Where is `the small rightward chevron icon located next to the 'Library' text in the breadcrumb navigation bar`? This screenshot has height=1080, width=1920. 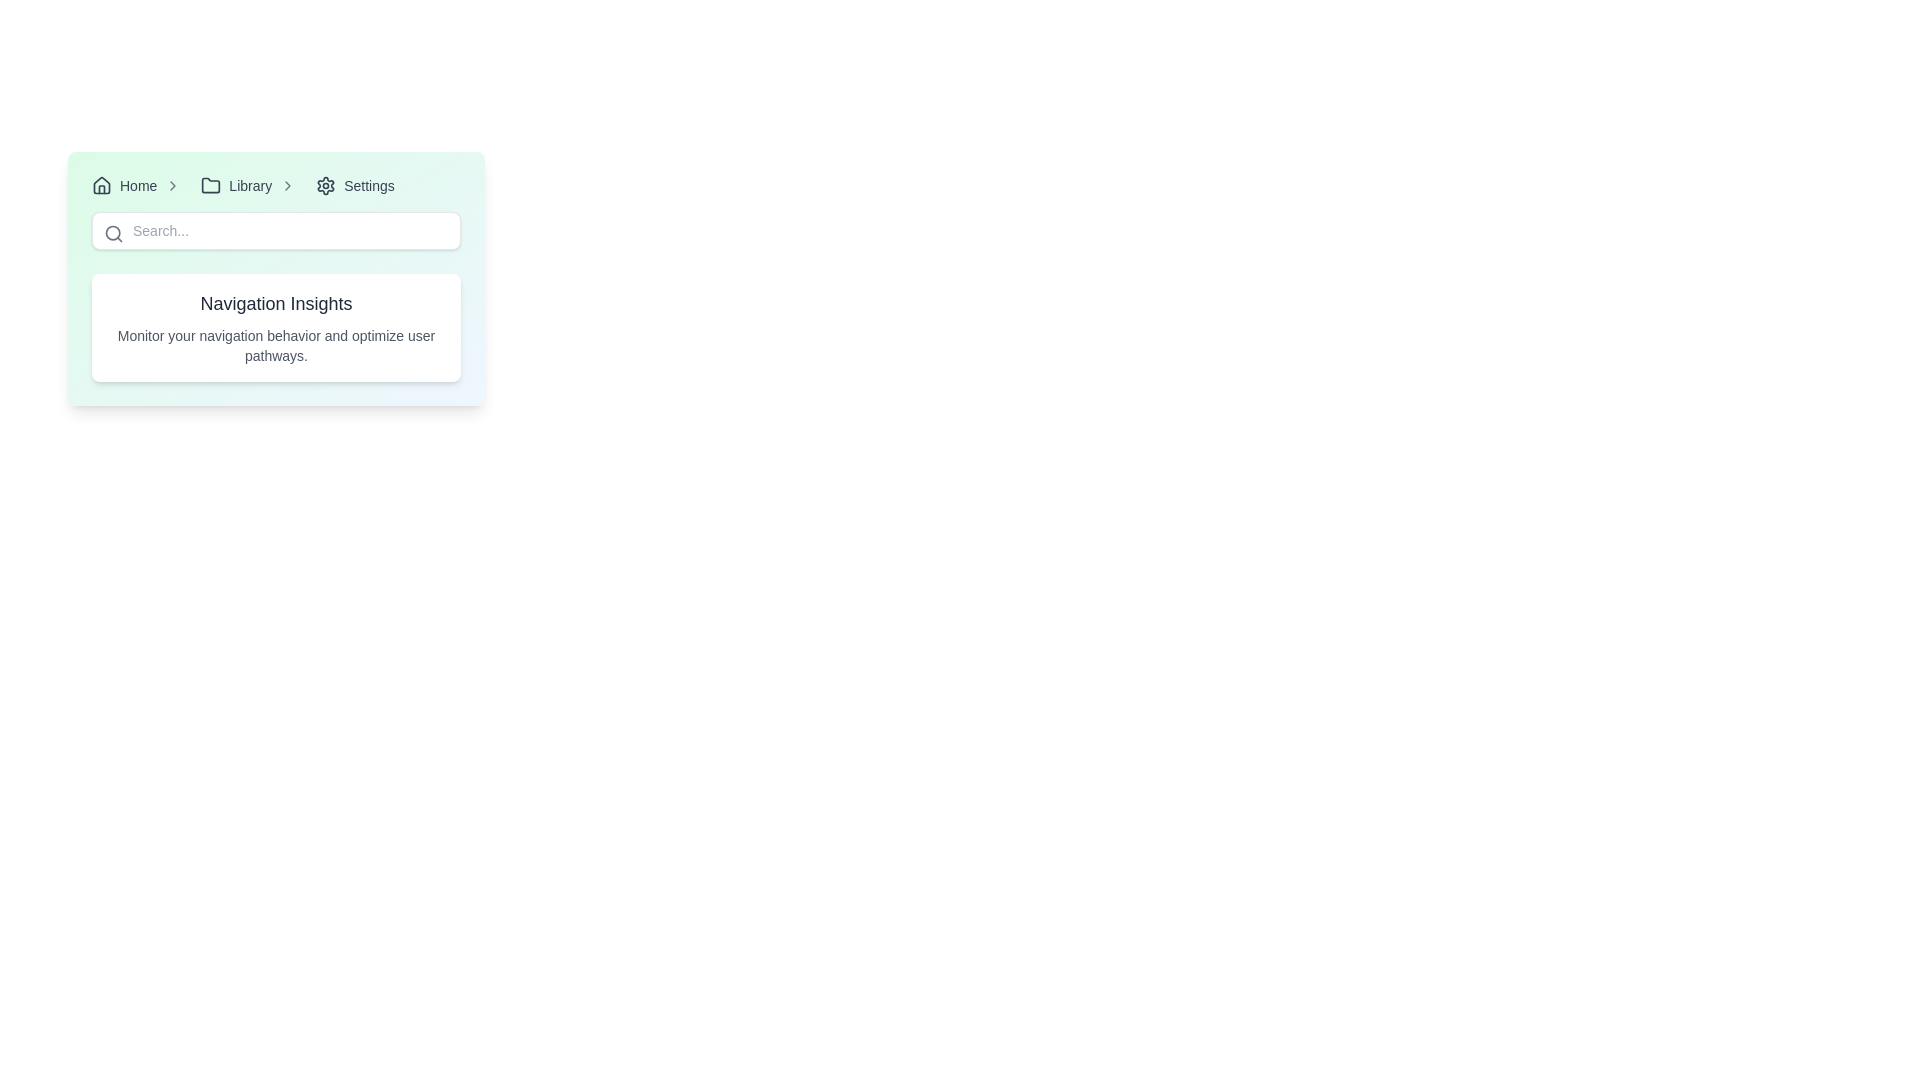
the small rightward chevron icon located next to the 'Library' text in the breadcrumb navigation bar is located at coordinates (287, 185).